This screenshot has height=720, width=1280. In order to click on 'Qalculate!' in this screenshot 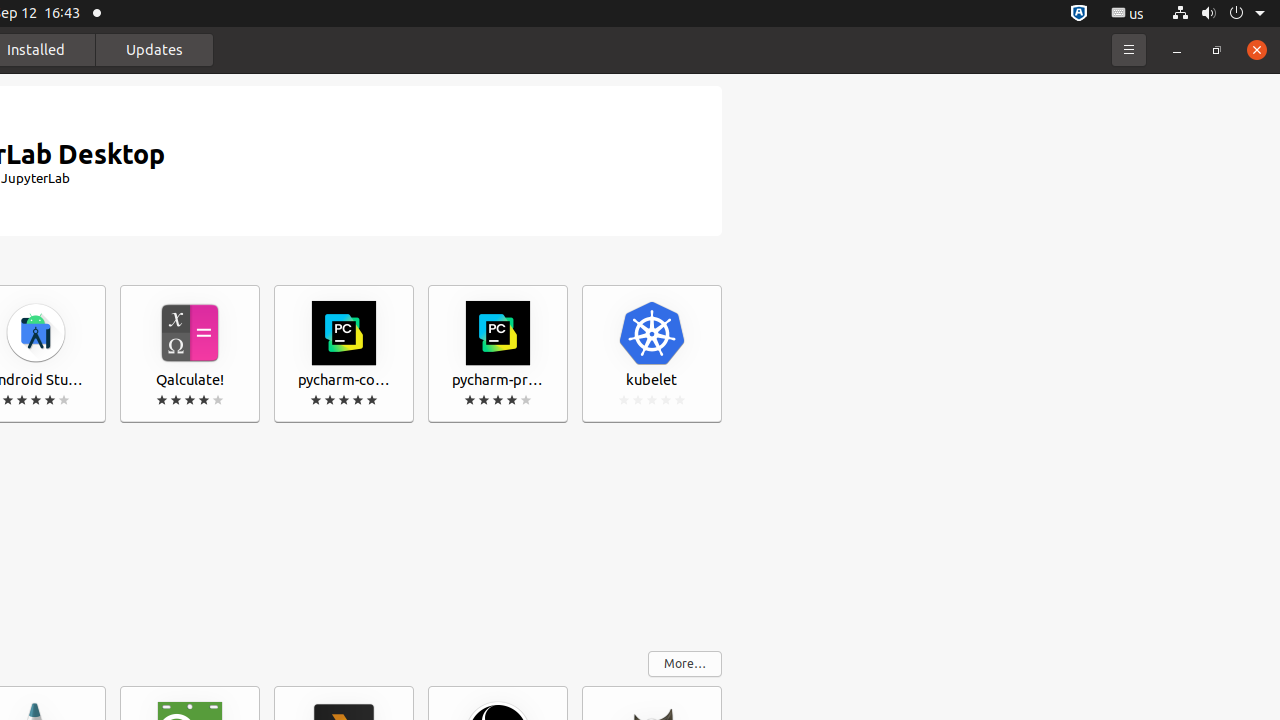, I will do `click(189, 353)`.